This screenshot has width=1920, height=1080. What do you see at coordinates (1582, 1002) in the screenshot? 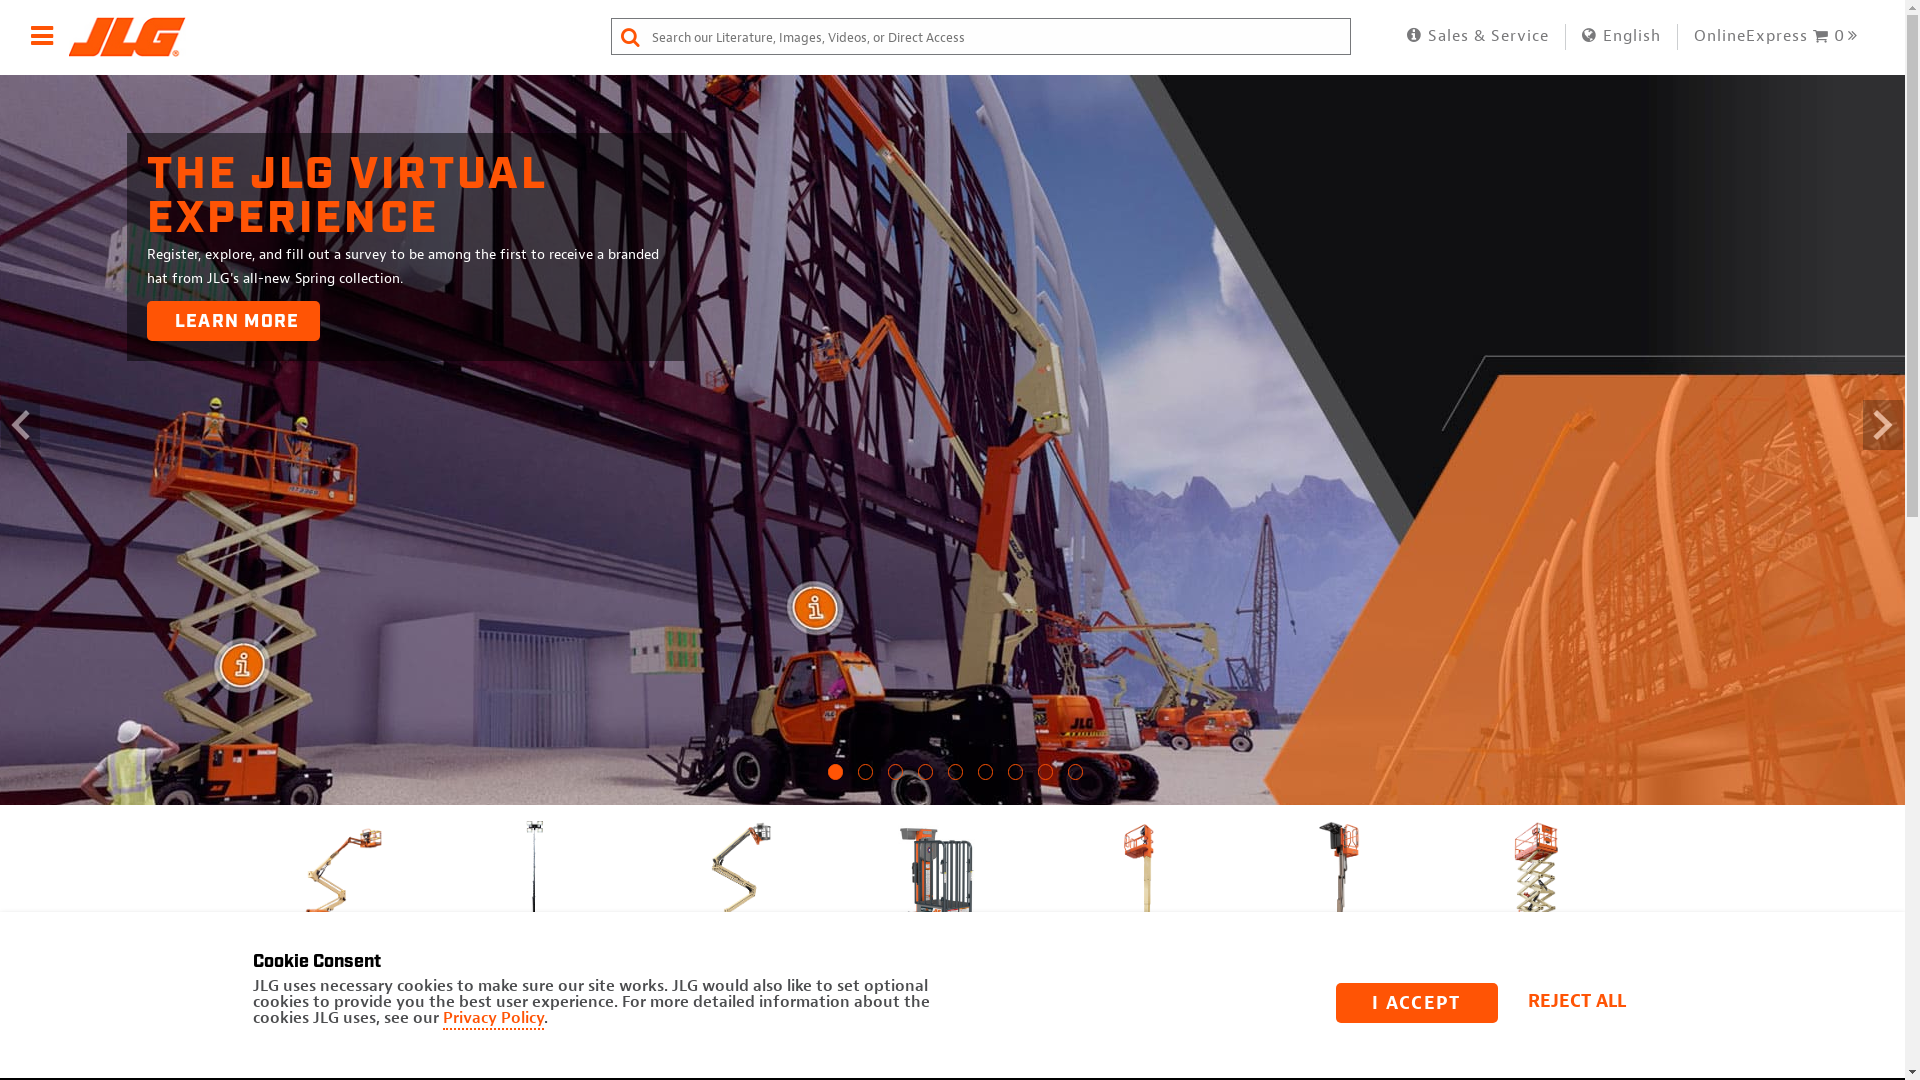
I see `'REJECT ALL'` at bounding box center [1582, 1002].